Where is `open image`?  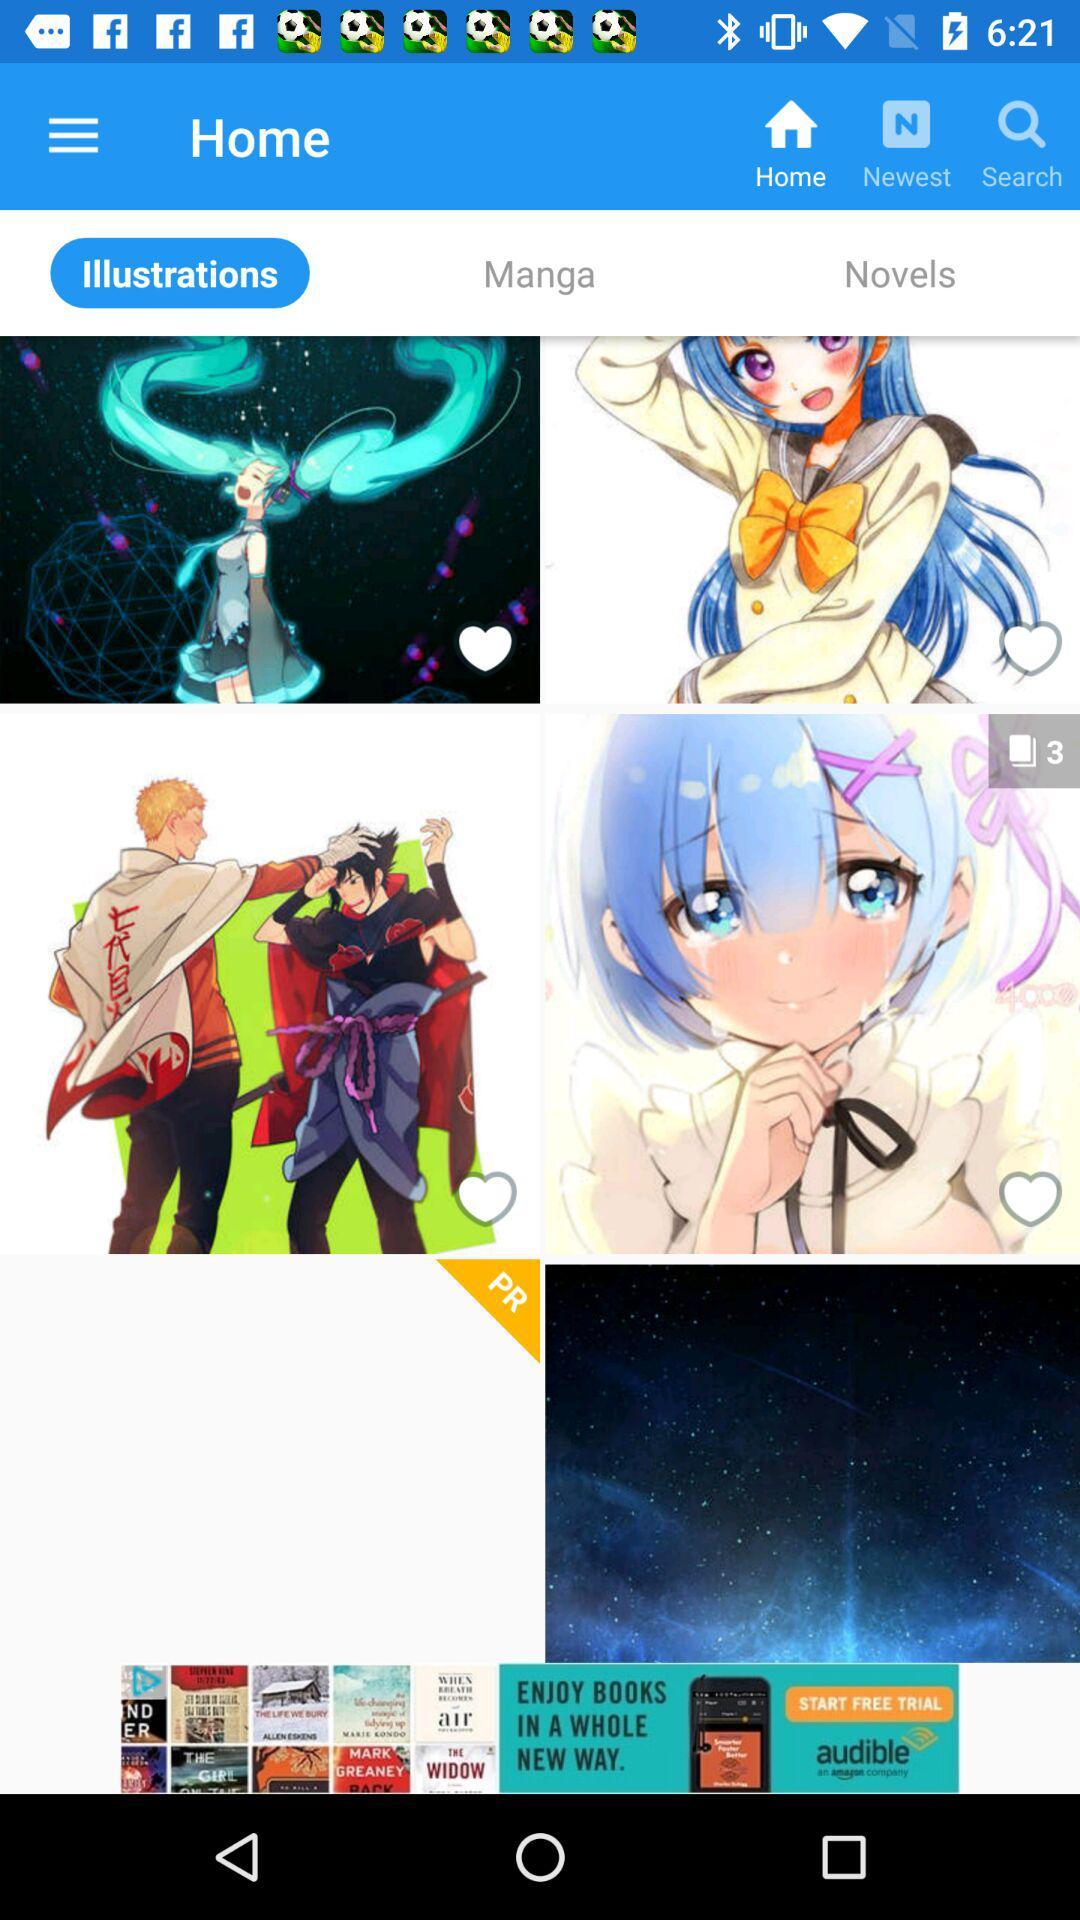
open image is located at coordinates (268, 1464).